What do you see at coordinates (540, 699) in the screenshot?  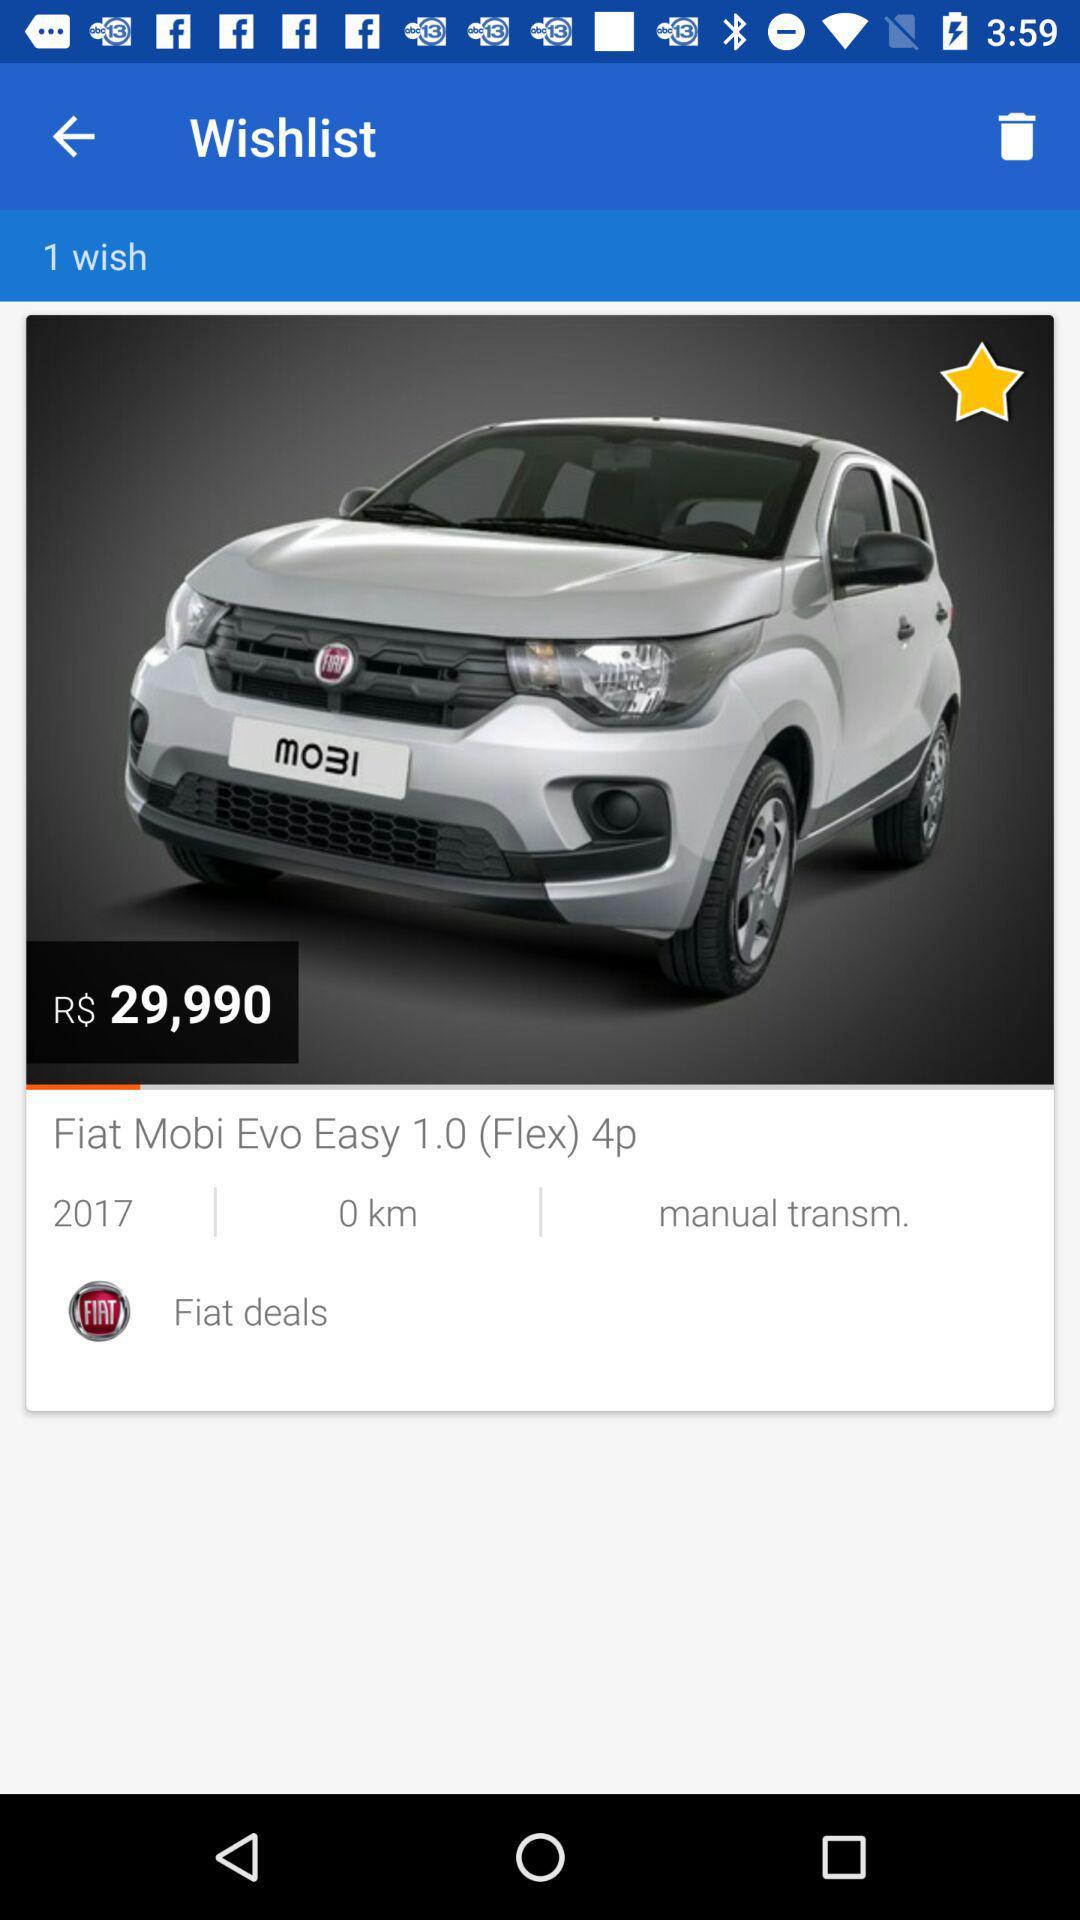 I see `the item below 1 wish icon` at bounding box center [540, 699].